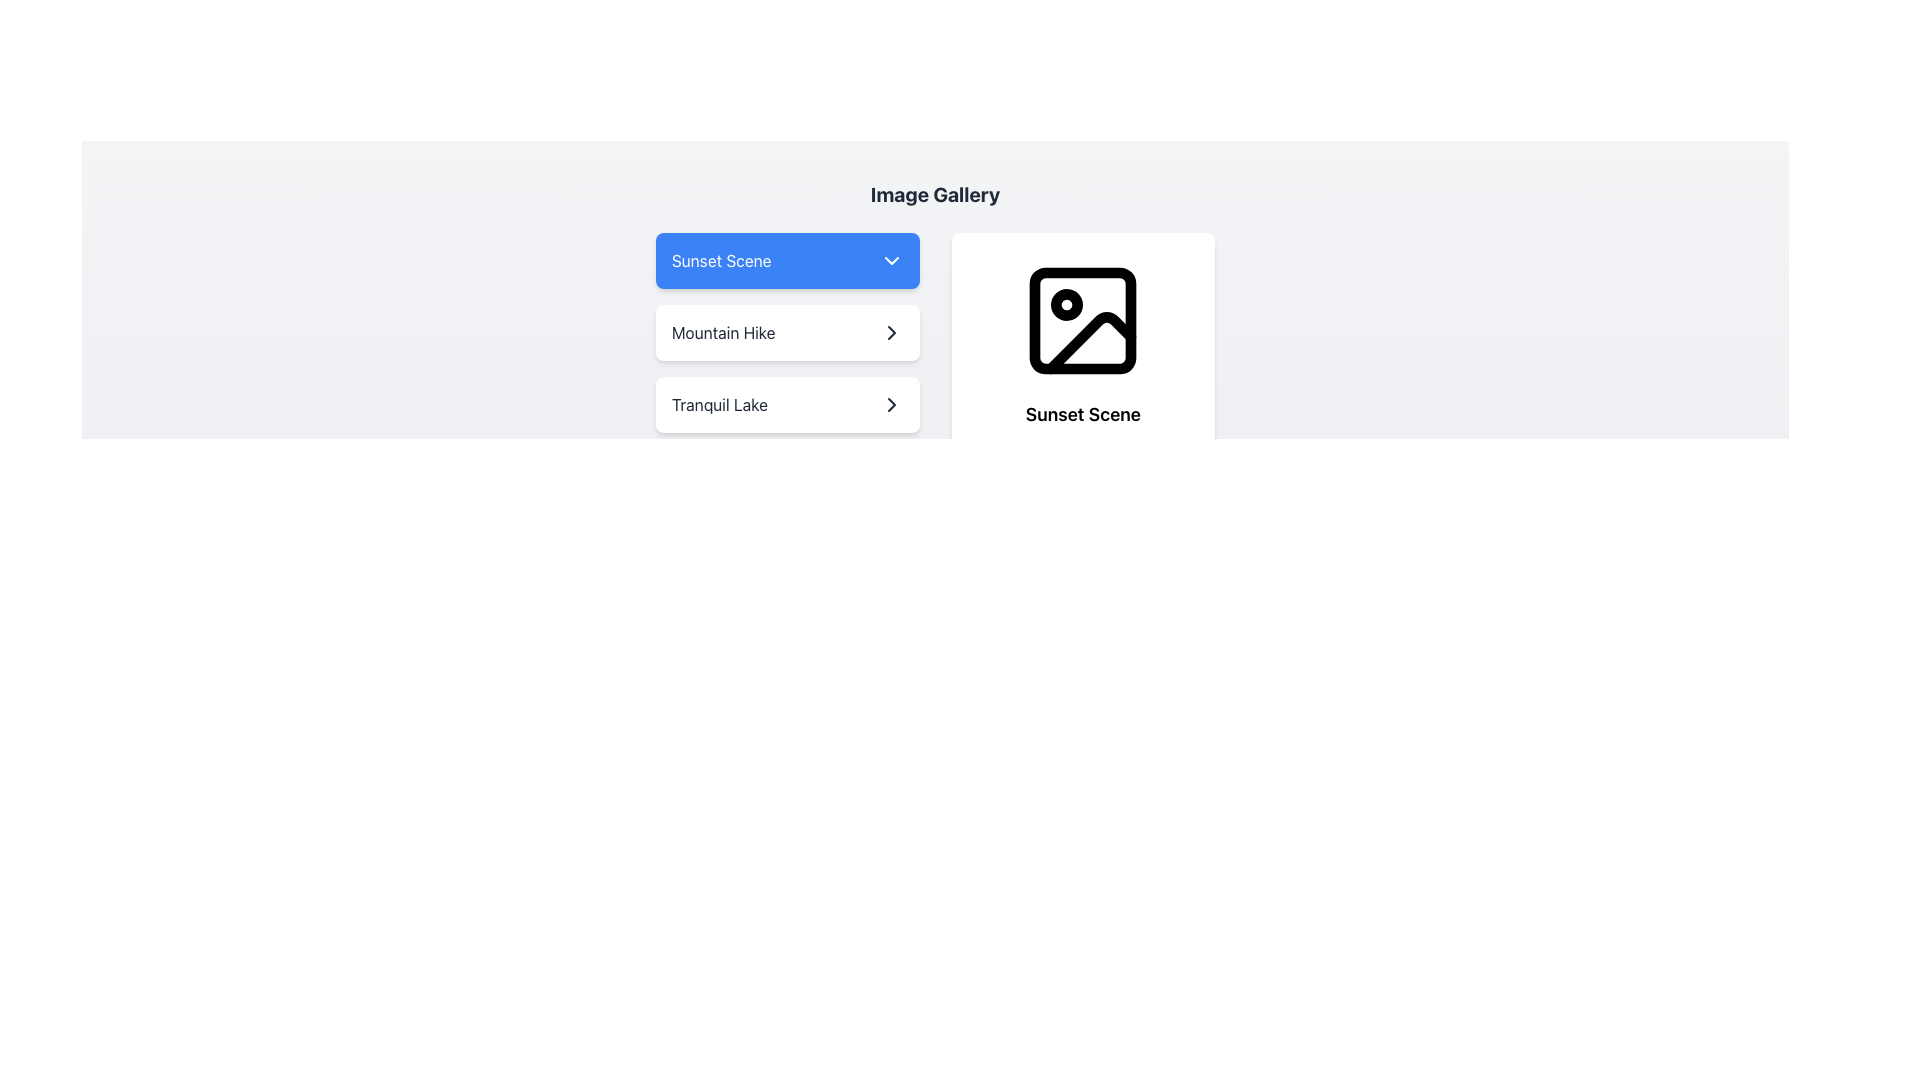 The width and height of the screenshot is (1920, 1080). I want to click on the second menu item in the list, which is related to 'Mountain Hike', so click(786, 357).